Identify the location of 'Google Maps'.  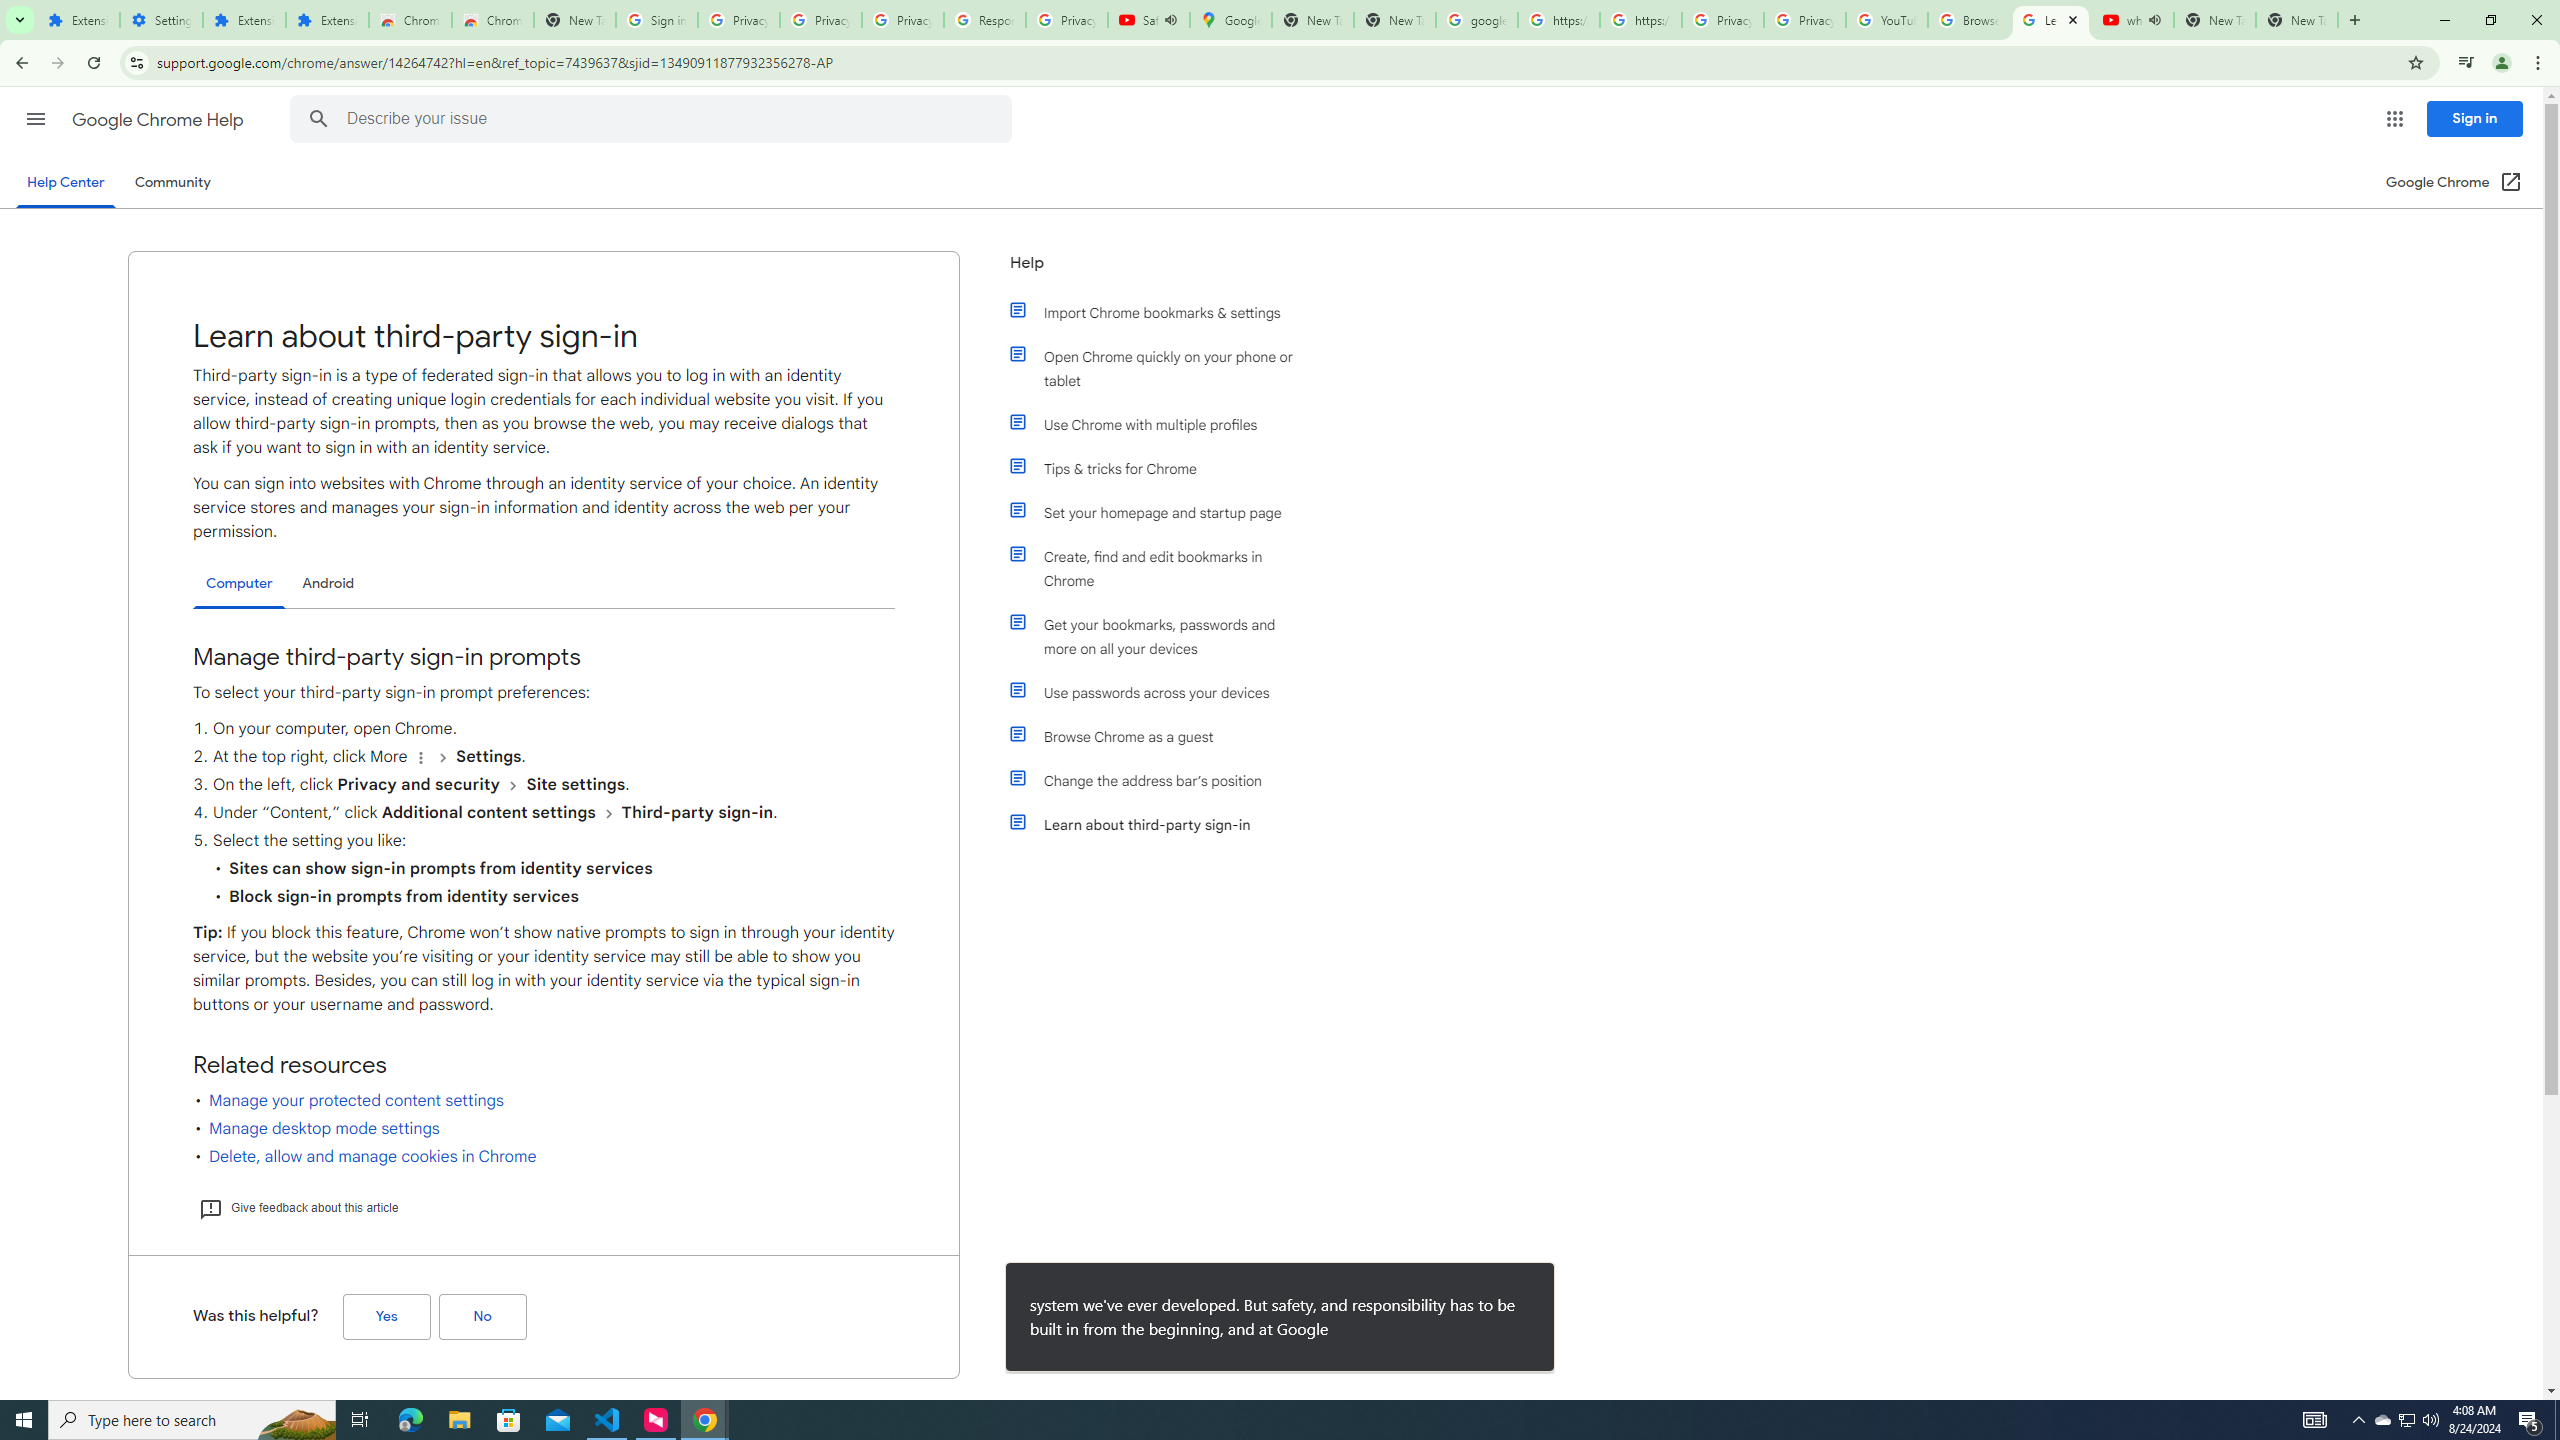
(1230, 19).